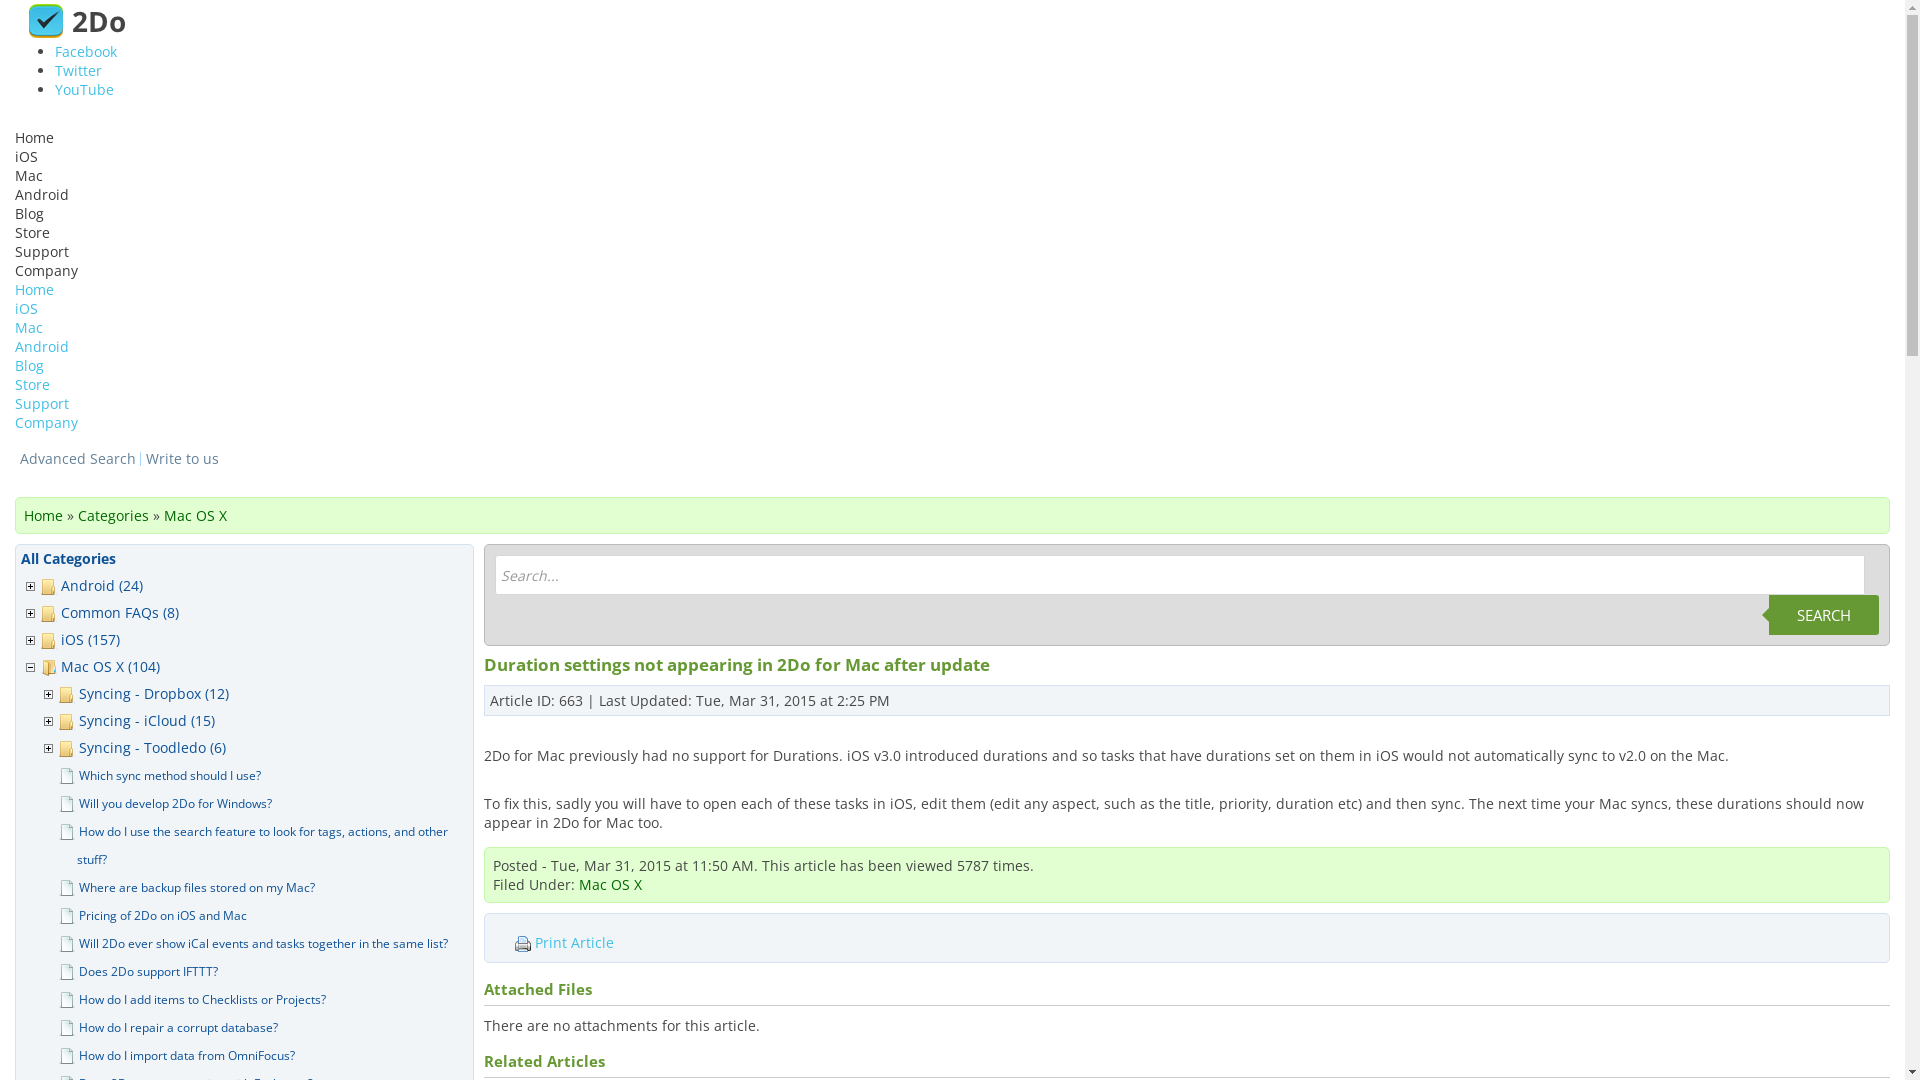 This screenshot has width=1920, height=1080. I want to click on 'Syncing - iCloud (15)', so click(149, 720).